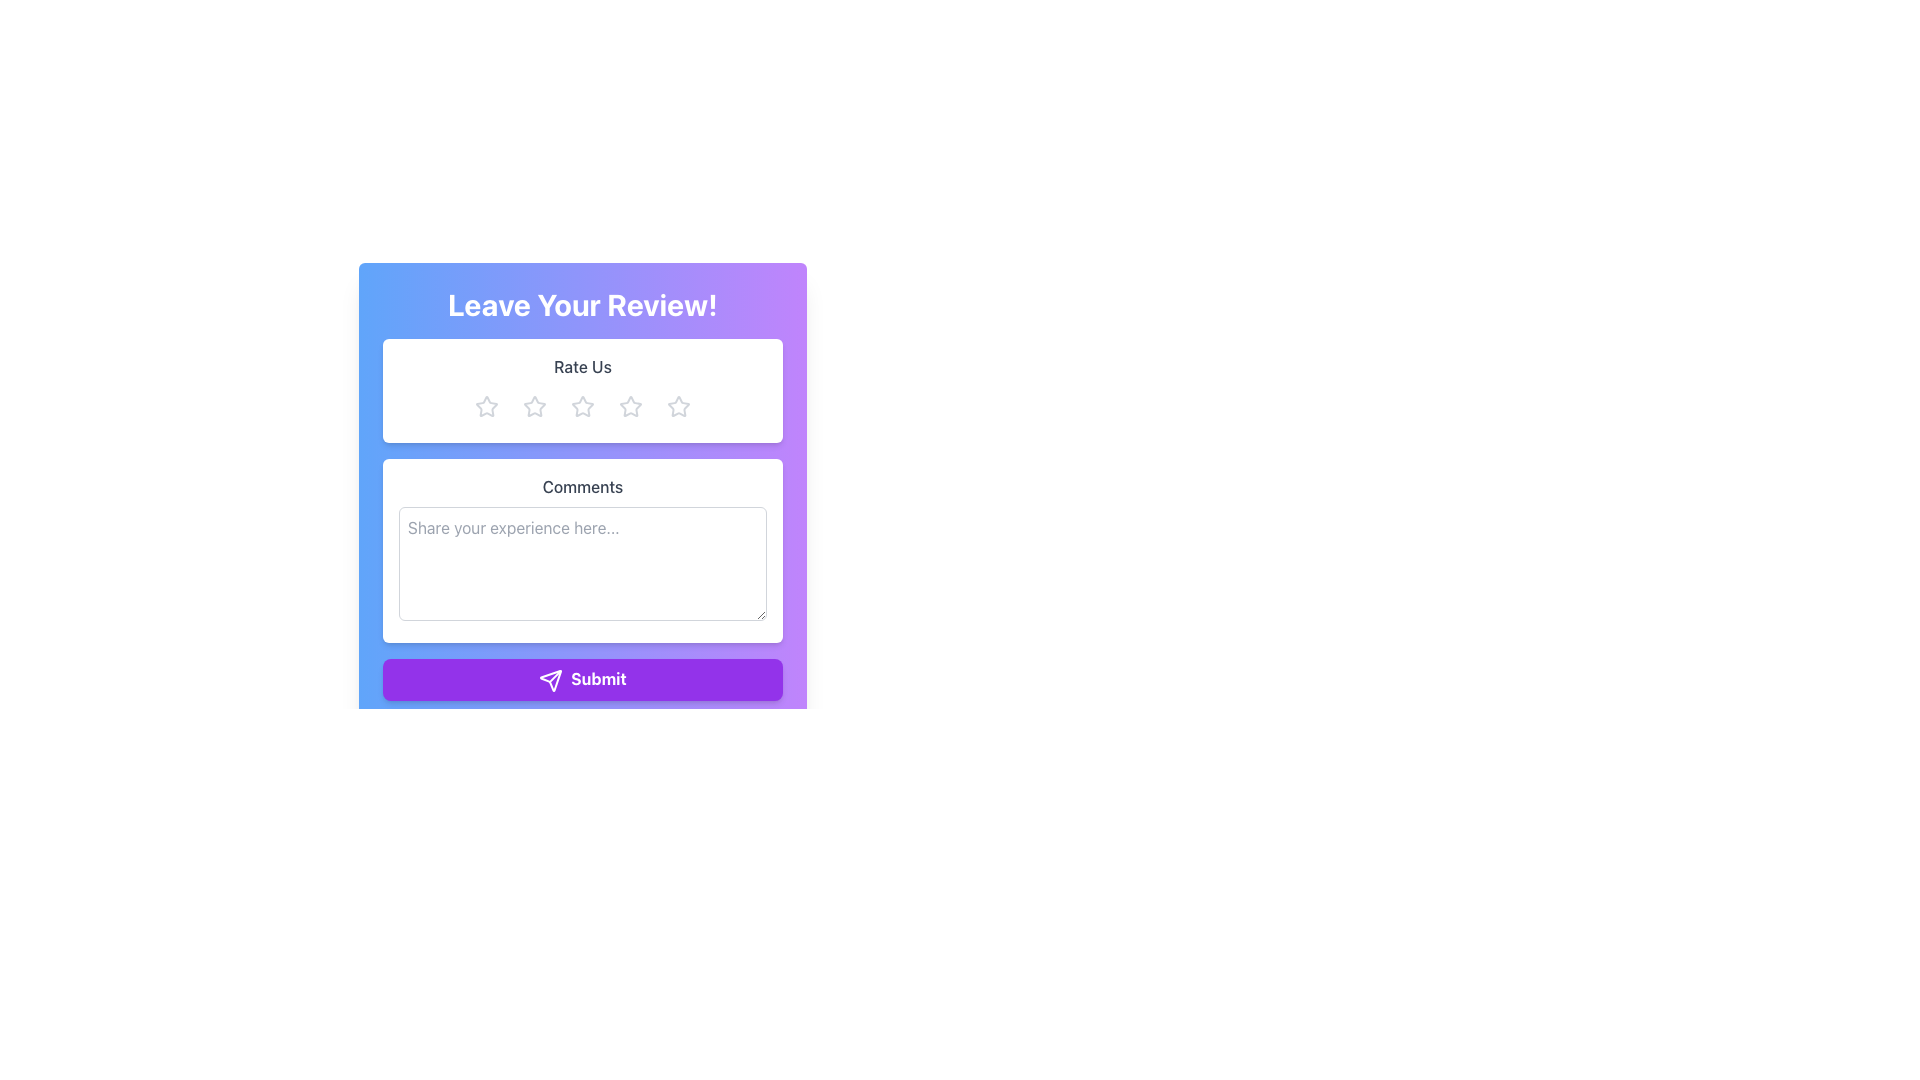 Image resolution: width=1920 pixels, height=1080 pixels. Describe the element at coordinates (551, 679) in the screenshot. I see `the paper airplane icon, which is located to the left of the 'Submit' text within the 'Submit' button at the bottom of the interface` at that location.